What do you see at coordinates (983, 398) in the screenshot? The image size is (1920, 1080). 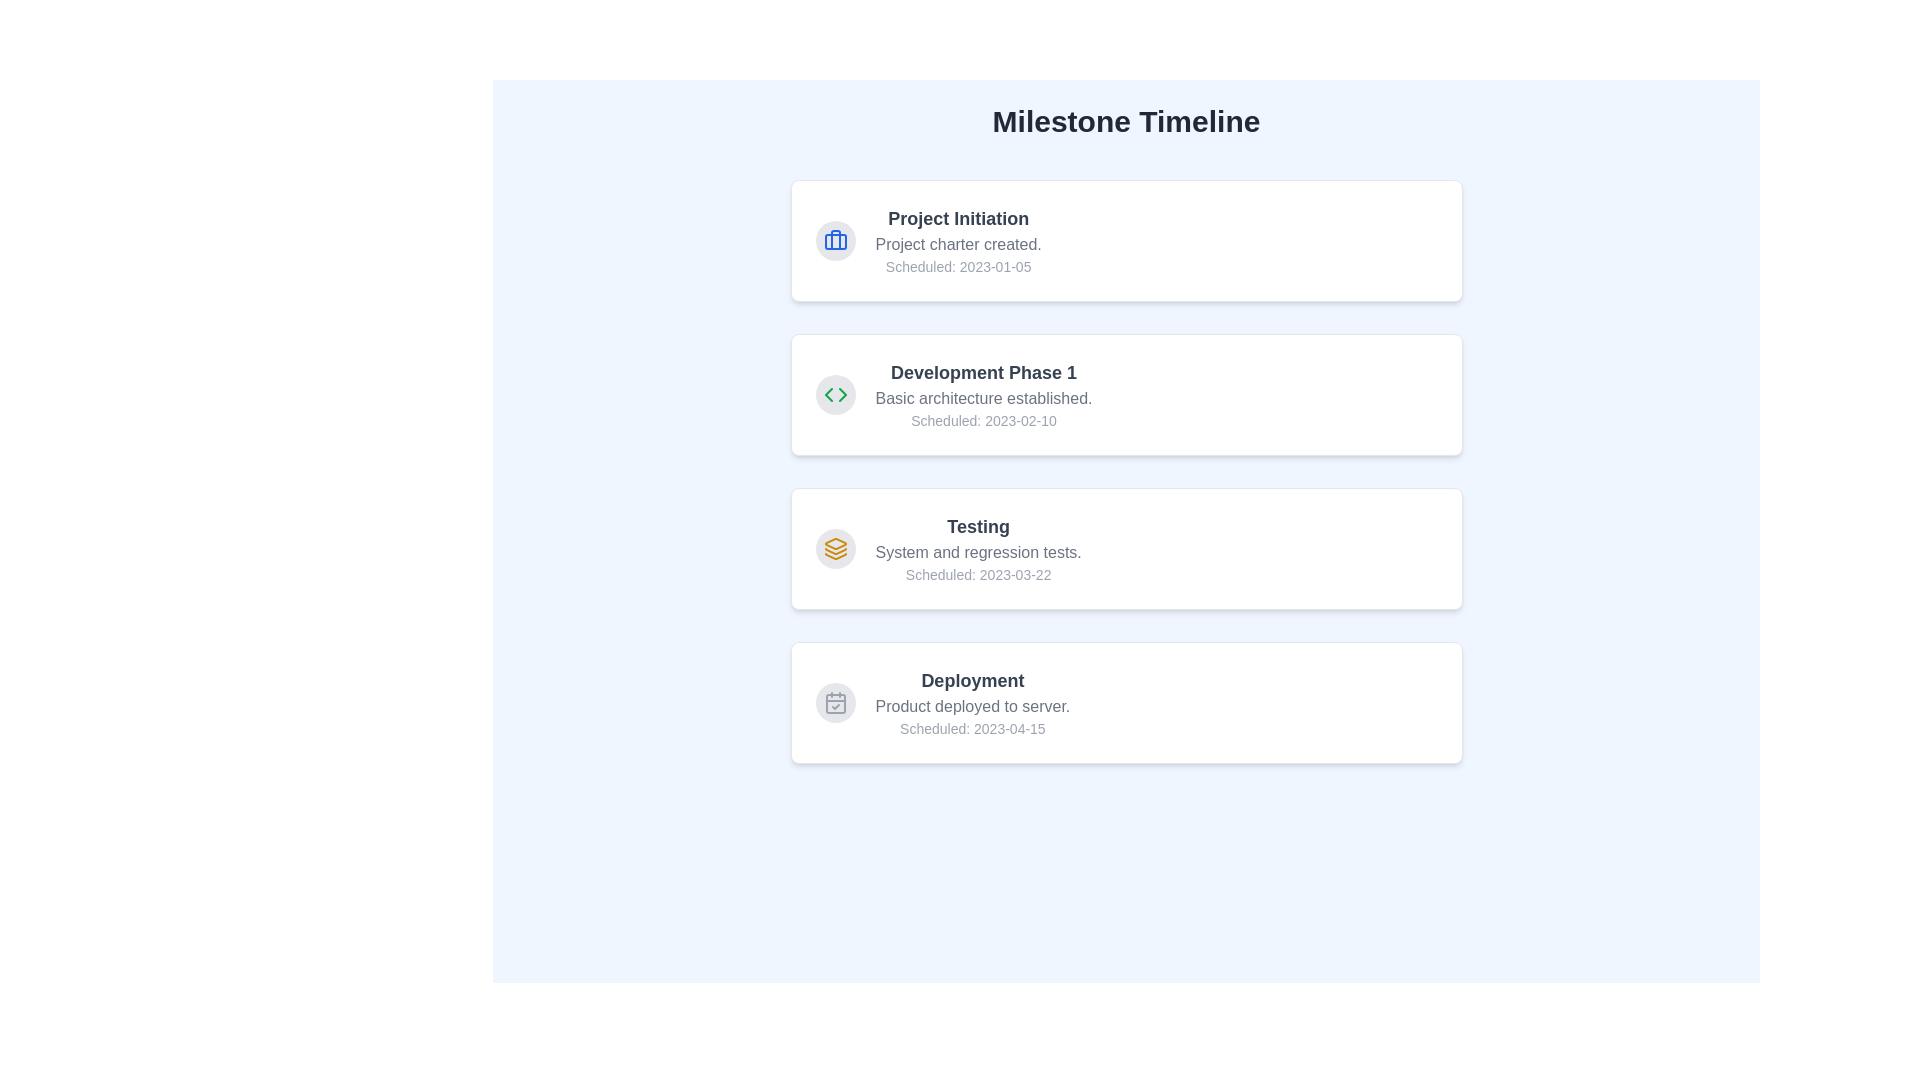 I see `the text element that reads 'Basic architecture established.' which is located below 'Development Phase 1' and above 'Scheduled: 2023-02-10' in the timeline layout` at bounding box center [983, 398].